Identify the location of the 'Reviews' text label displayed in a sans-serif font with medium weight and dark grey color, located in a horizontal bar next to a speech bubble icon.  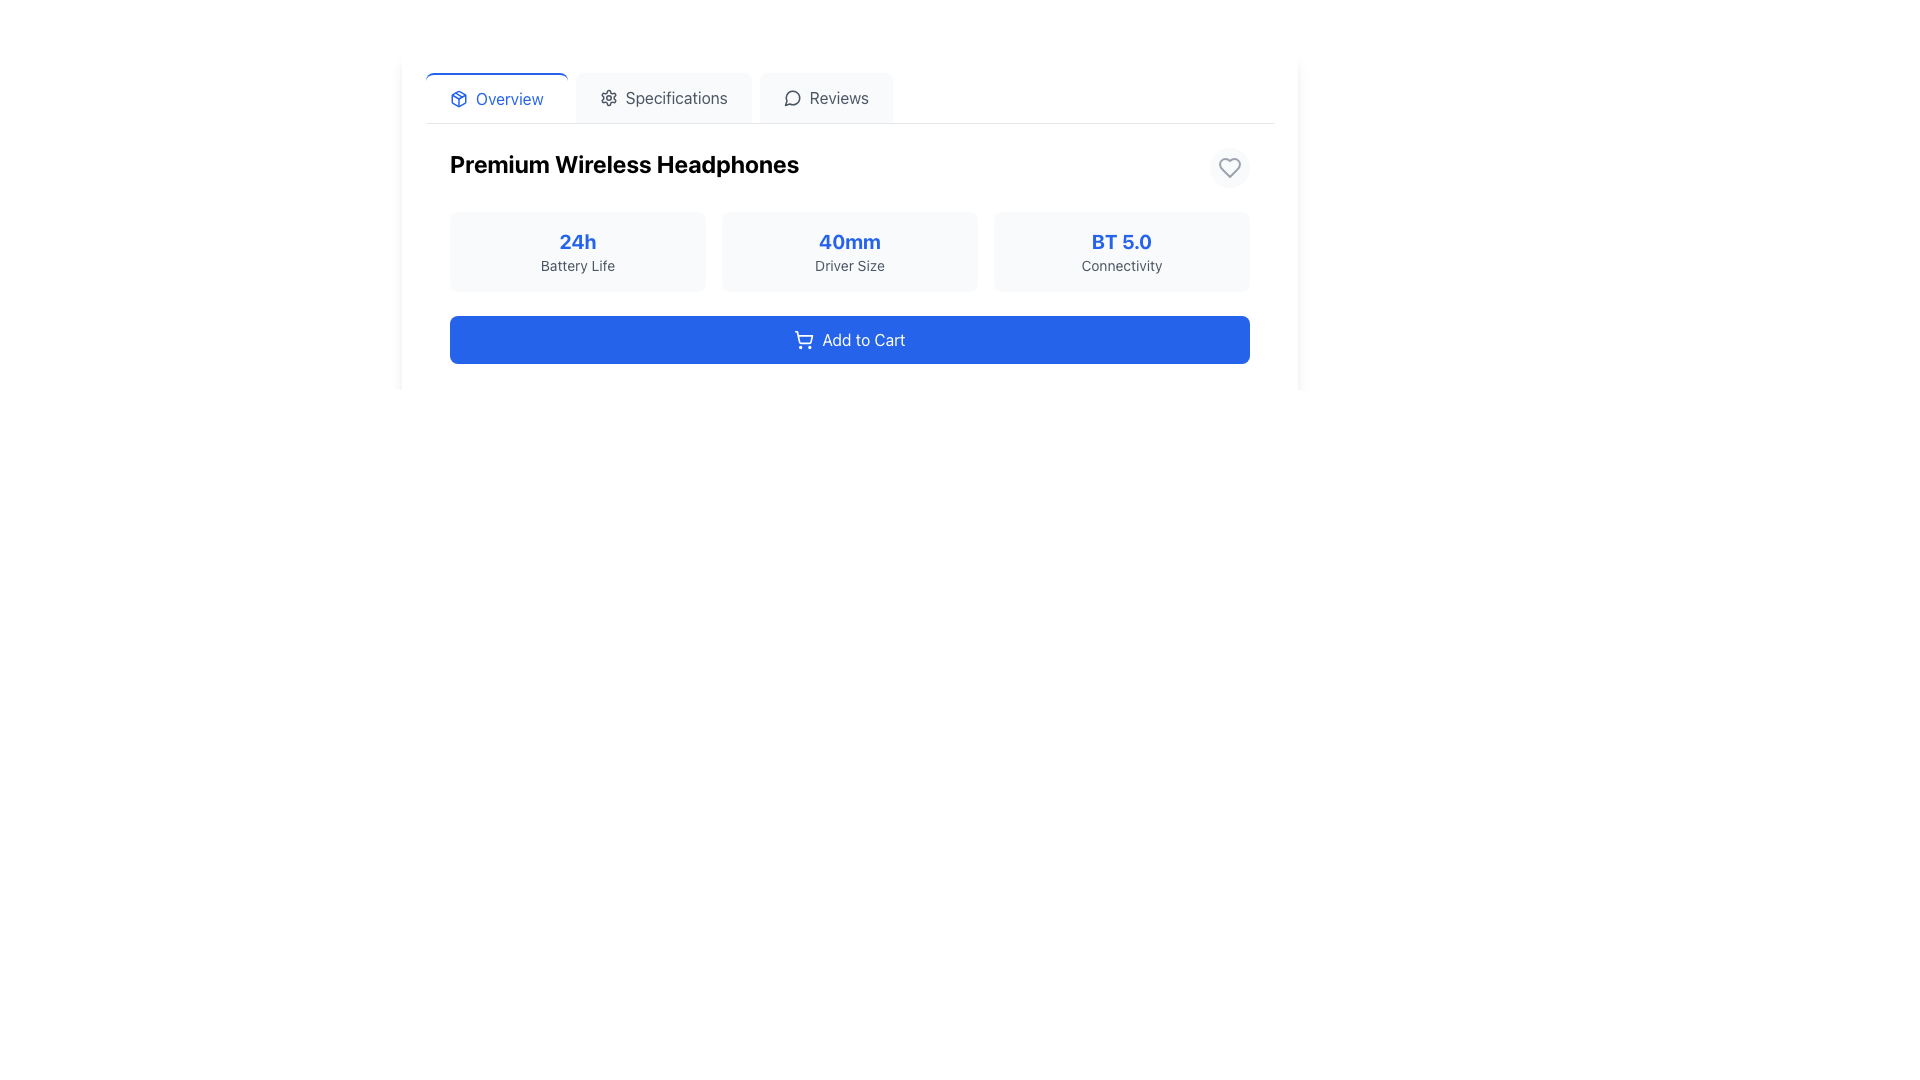
(839, 97).